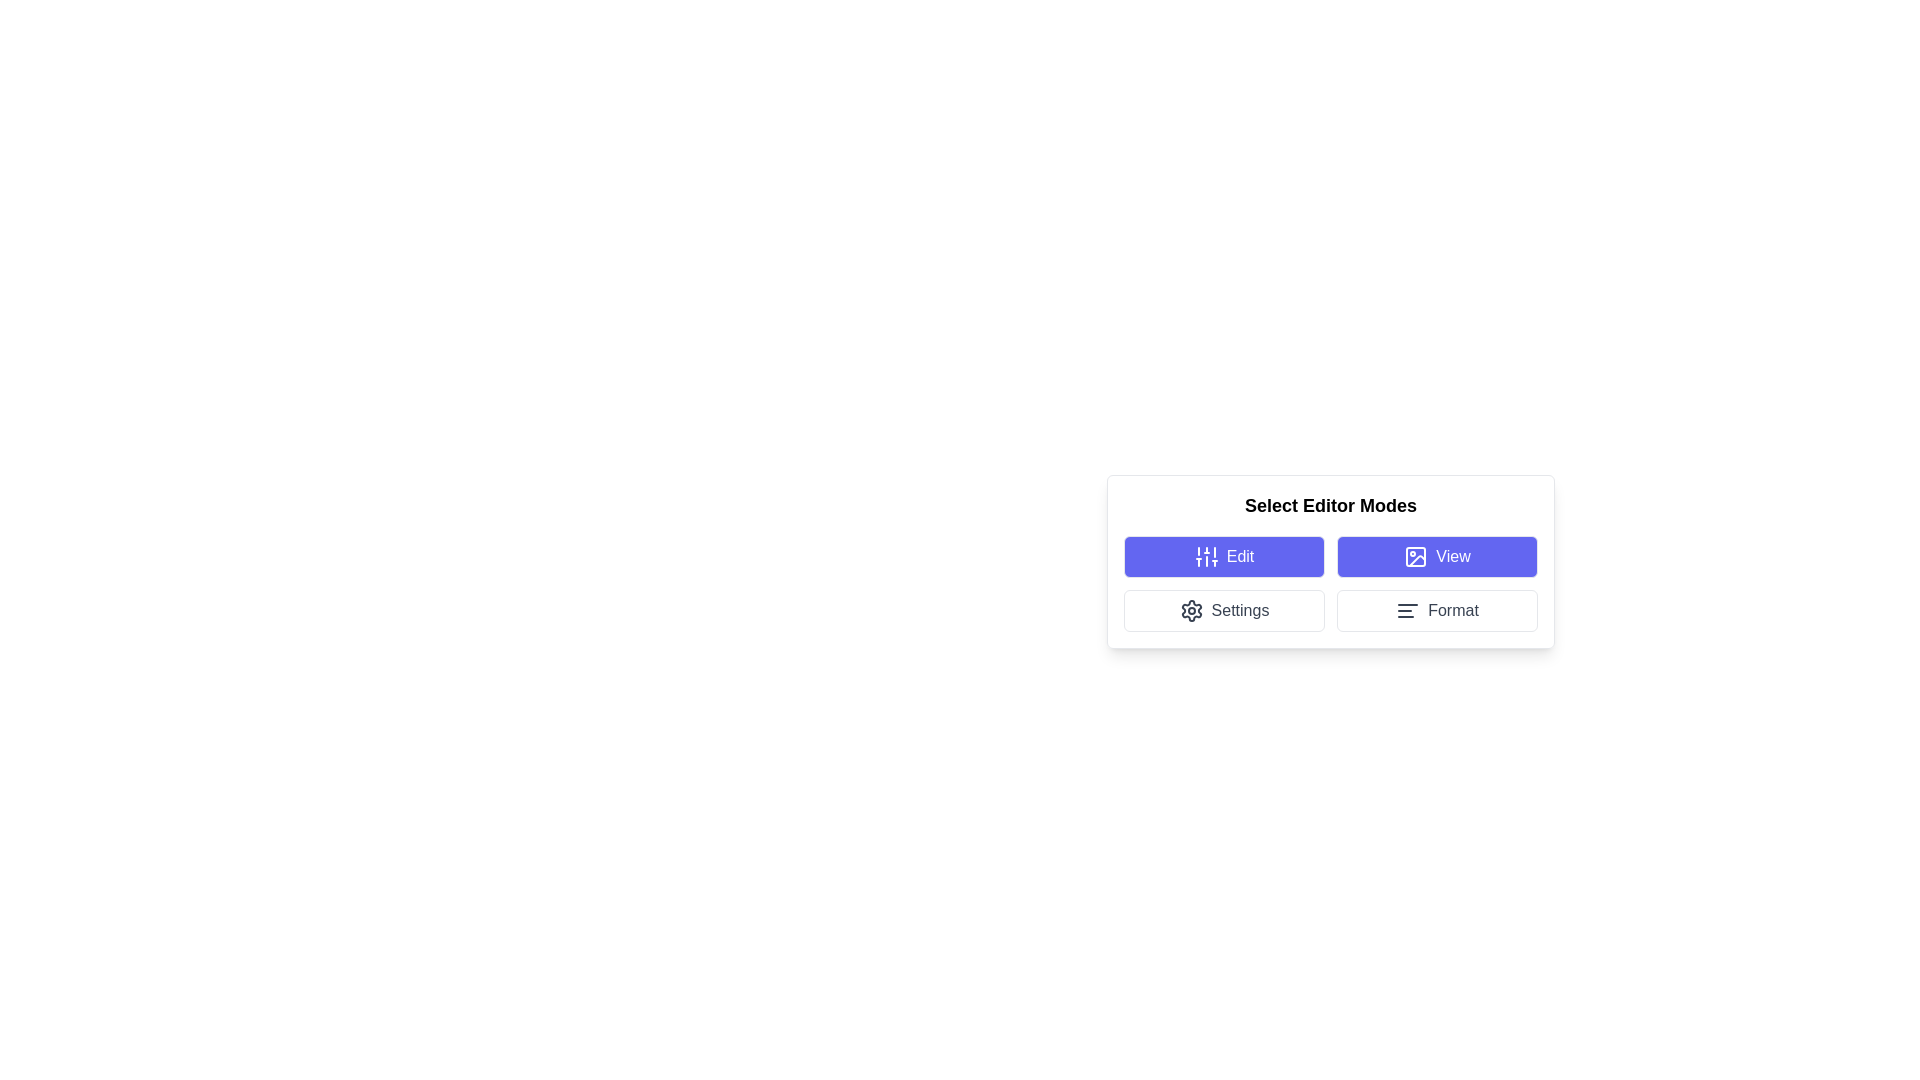 This screenshot has width=1920, height=1080. I want to click on the icon depicting an image representation inside the 'View' button, which has a blue background and rounded corners, so click(1415, 556).